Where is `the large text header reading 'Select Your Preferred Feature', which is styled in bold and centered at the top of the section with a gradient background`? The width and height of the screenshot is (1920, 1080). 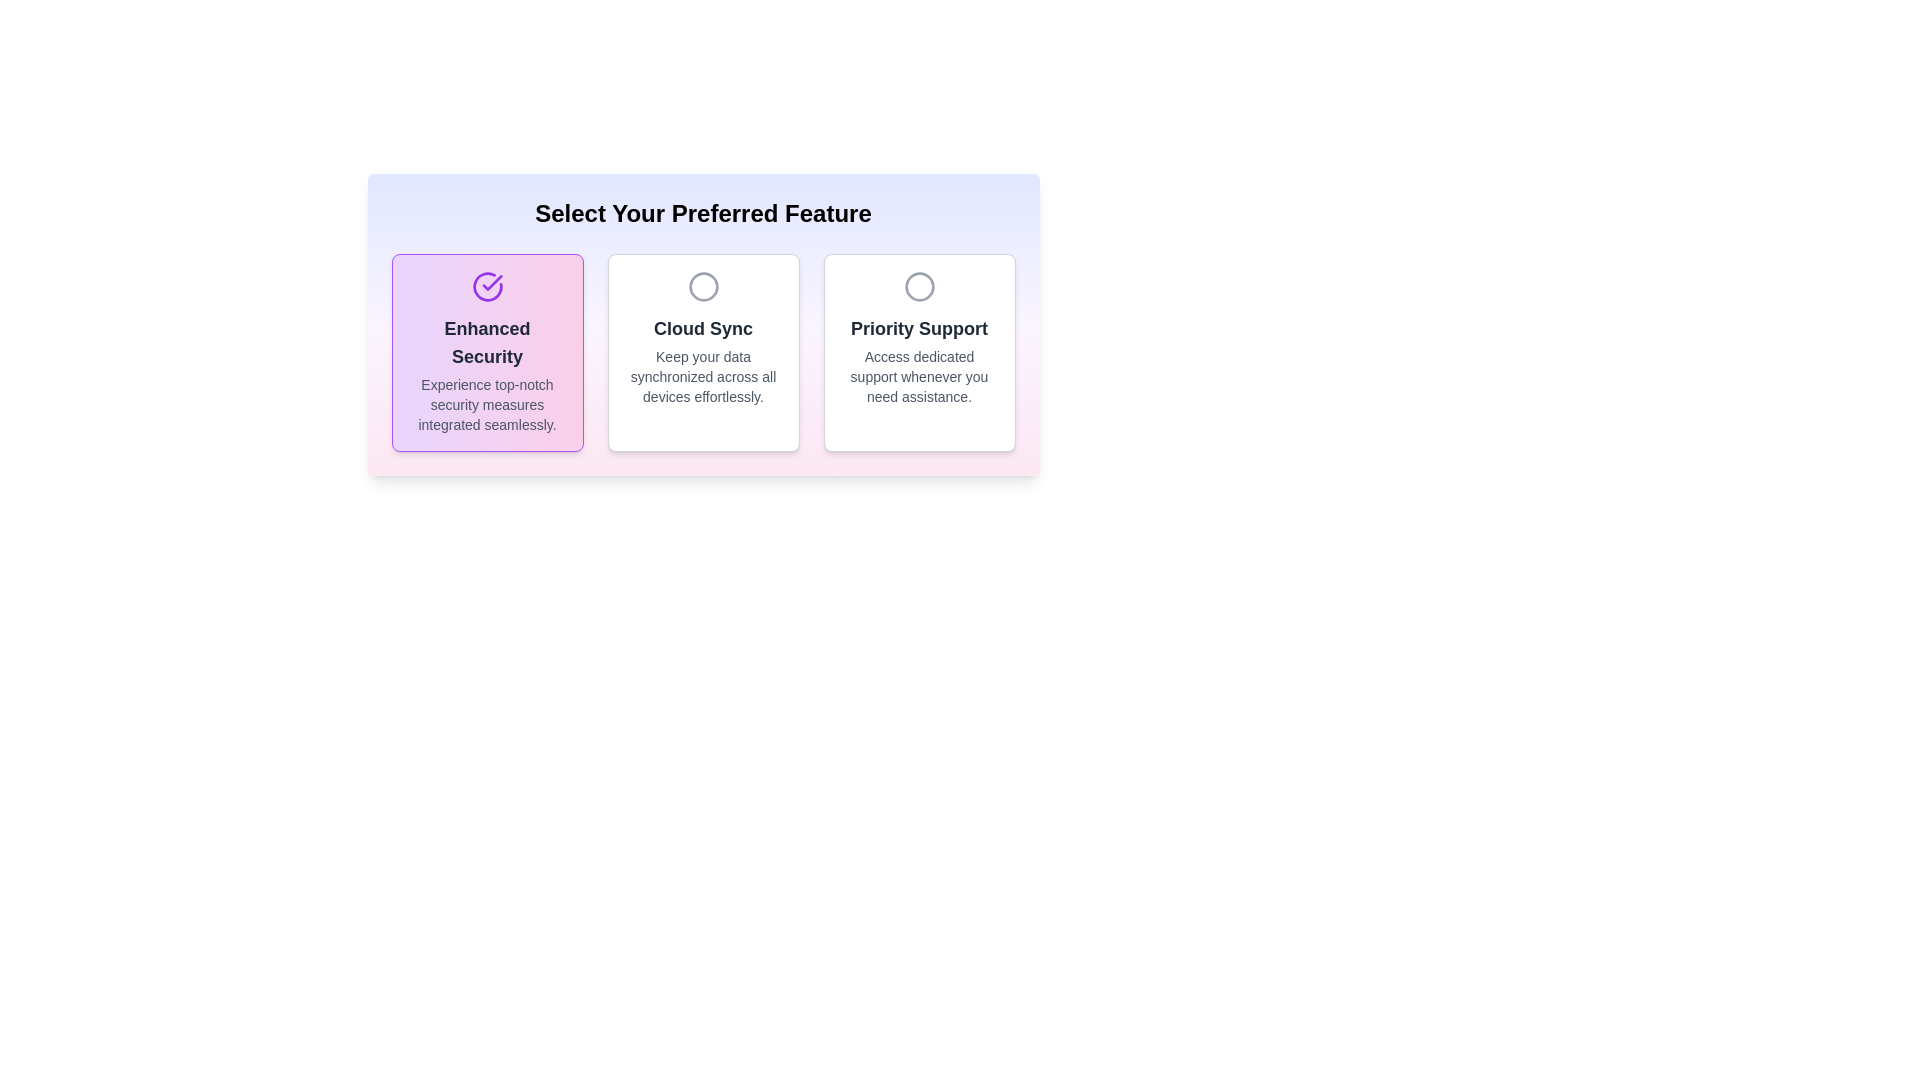
the large text header reading 'Select Your Preferred Feature', which is styled in bold and centered at the top of the section with a gradient background is located at coordinates (703, 213).